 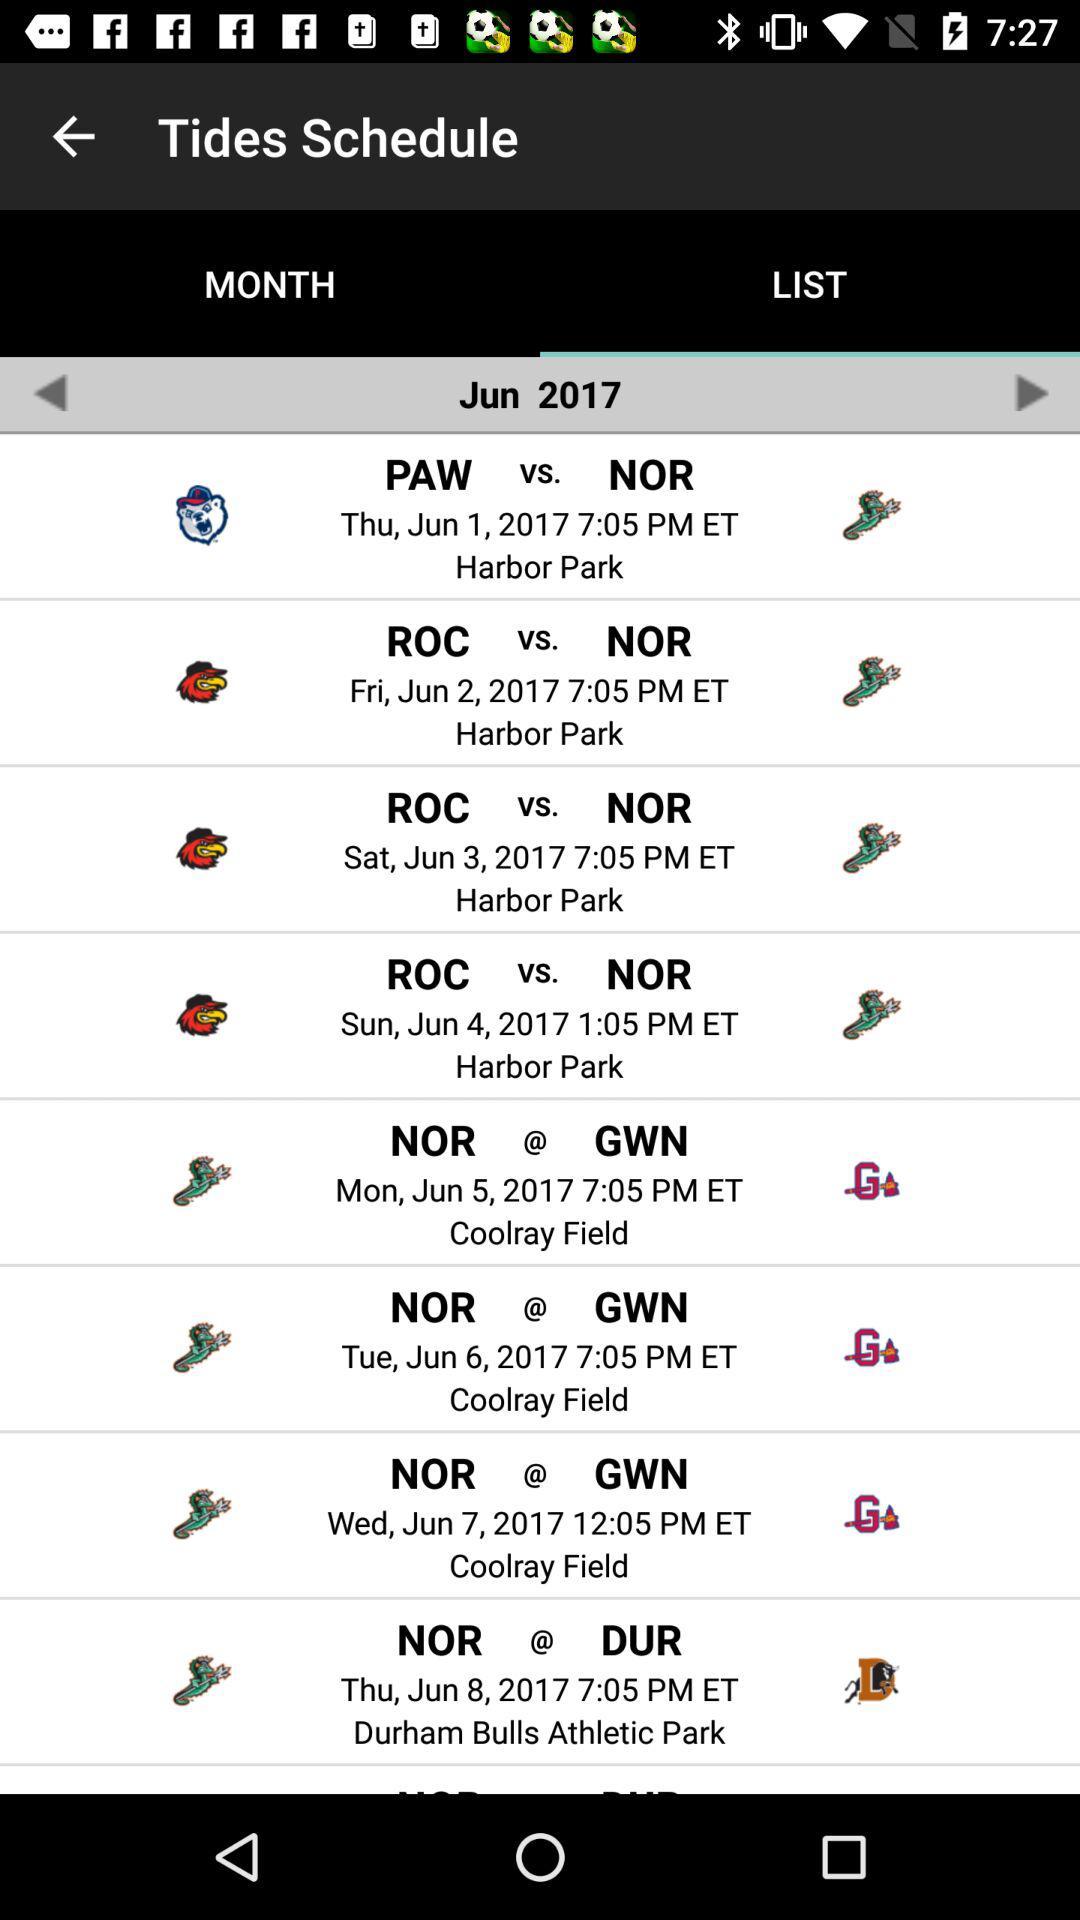 What do you see at coordinates (72, 135) in the screenshot?
I see `the icon to the left of the tides schedule` at bounding box center [72, 135].